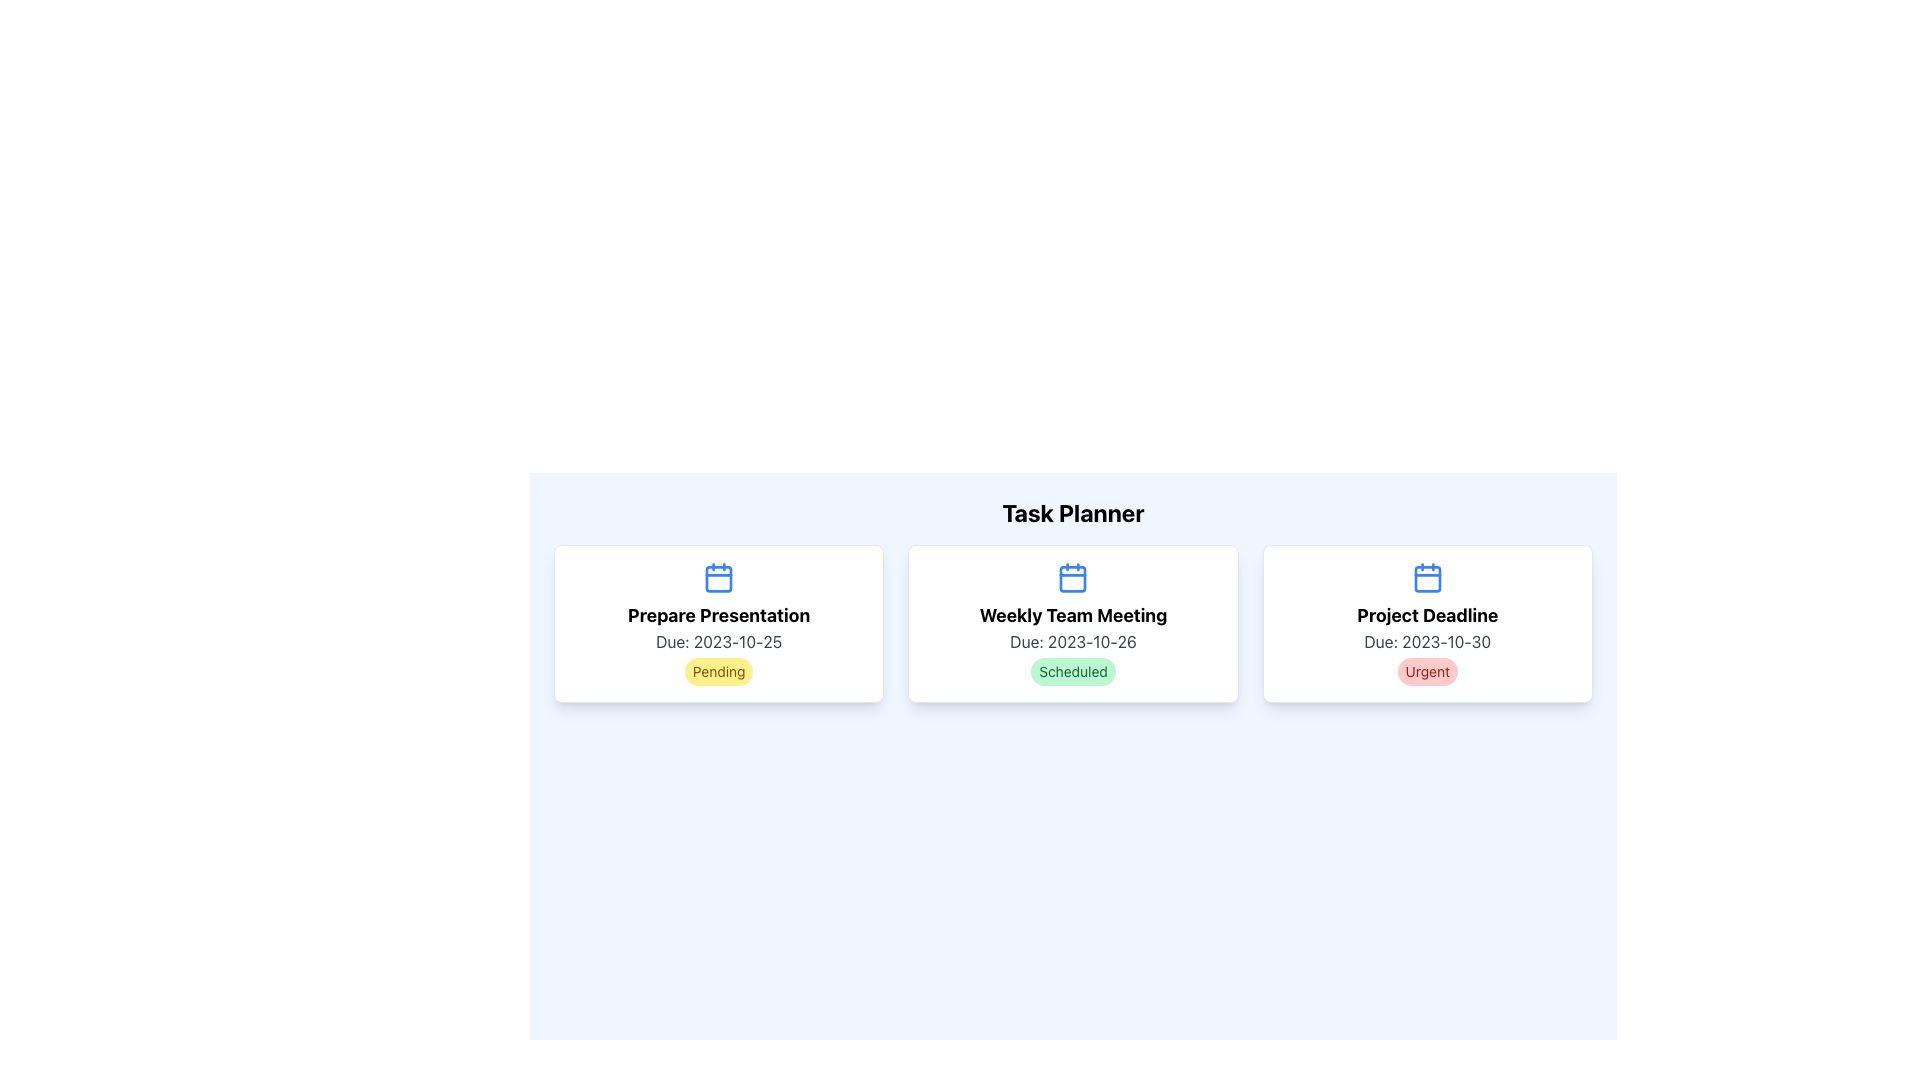 The image size is (1920, 1080). I want to click on the blue rectangular calendar icon located at the top center of the 'Prepare Presentation' card in the Task Planner dashboard, so click(719, 578).